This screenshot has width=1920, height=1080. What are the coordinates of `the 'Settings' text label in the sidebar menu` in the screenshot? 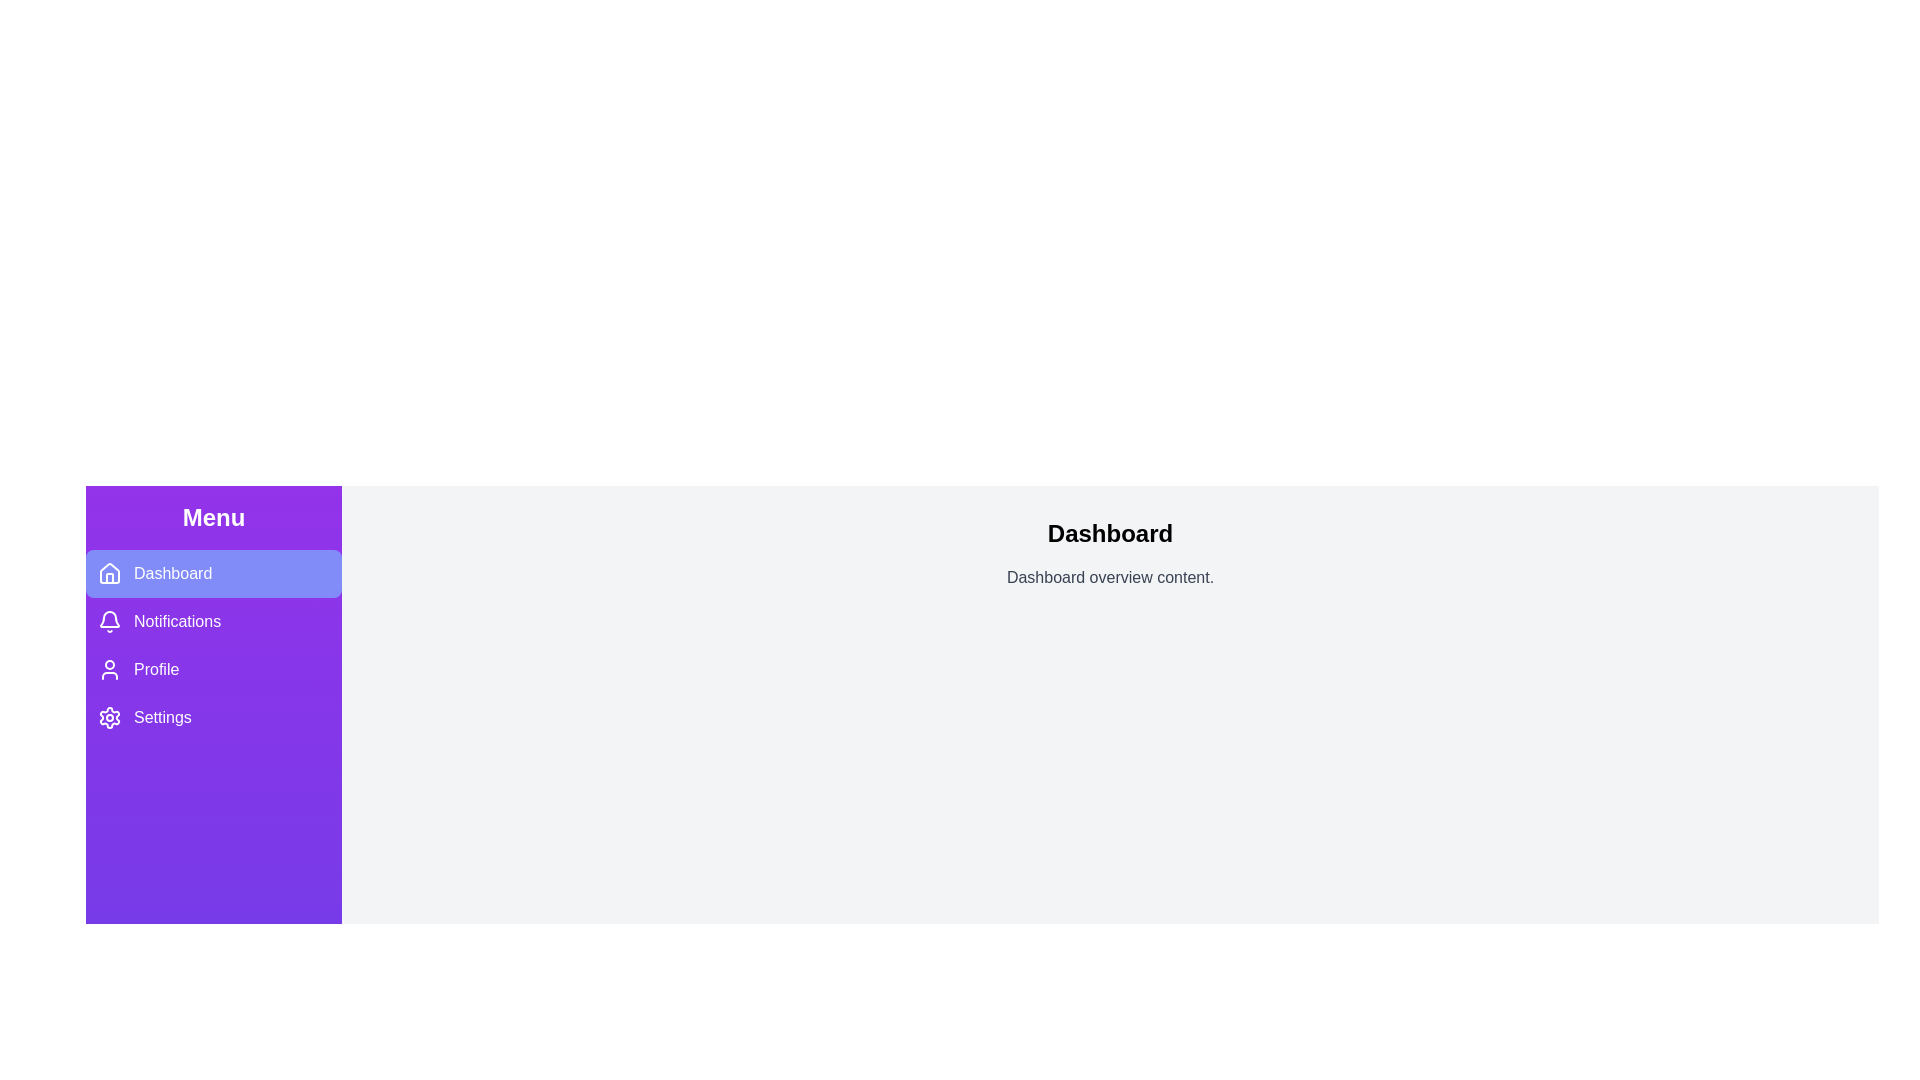 It's located at (162, 716).